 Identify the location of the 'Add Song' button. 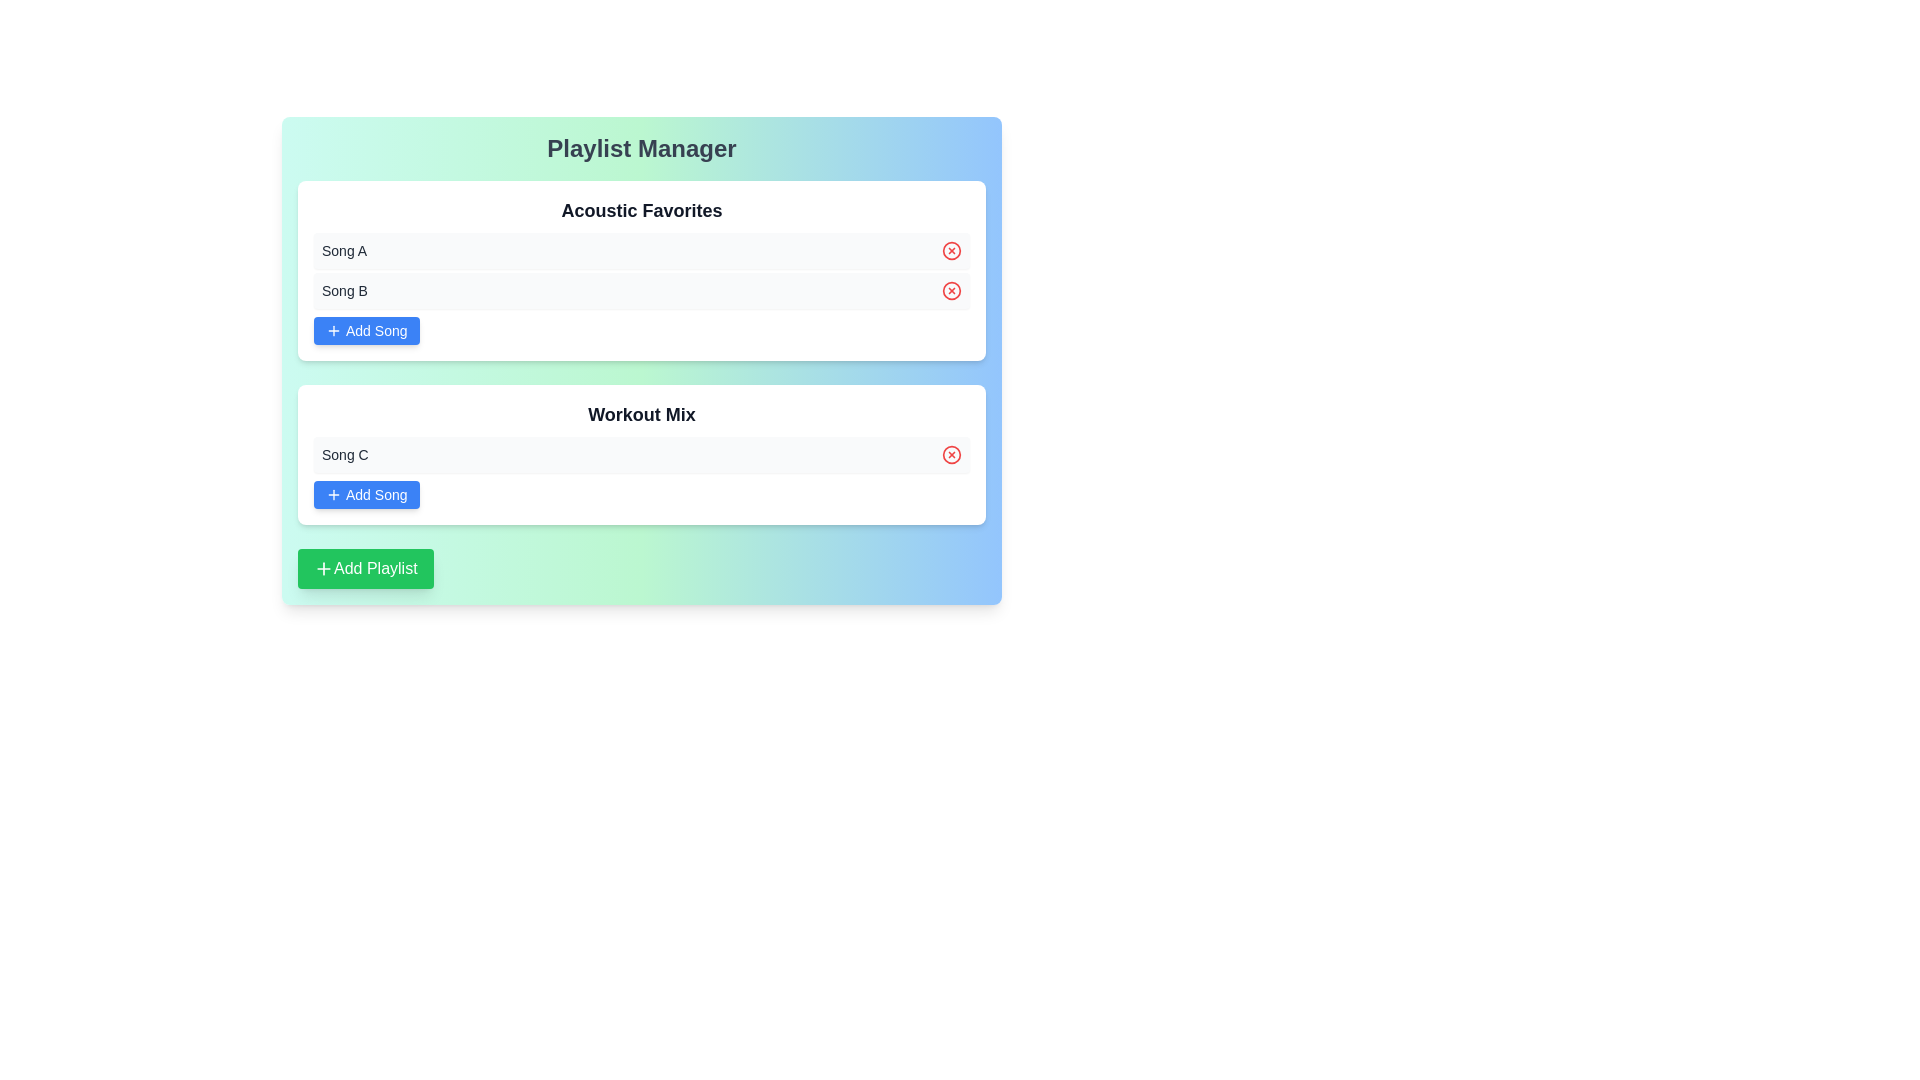
(334, 330).